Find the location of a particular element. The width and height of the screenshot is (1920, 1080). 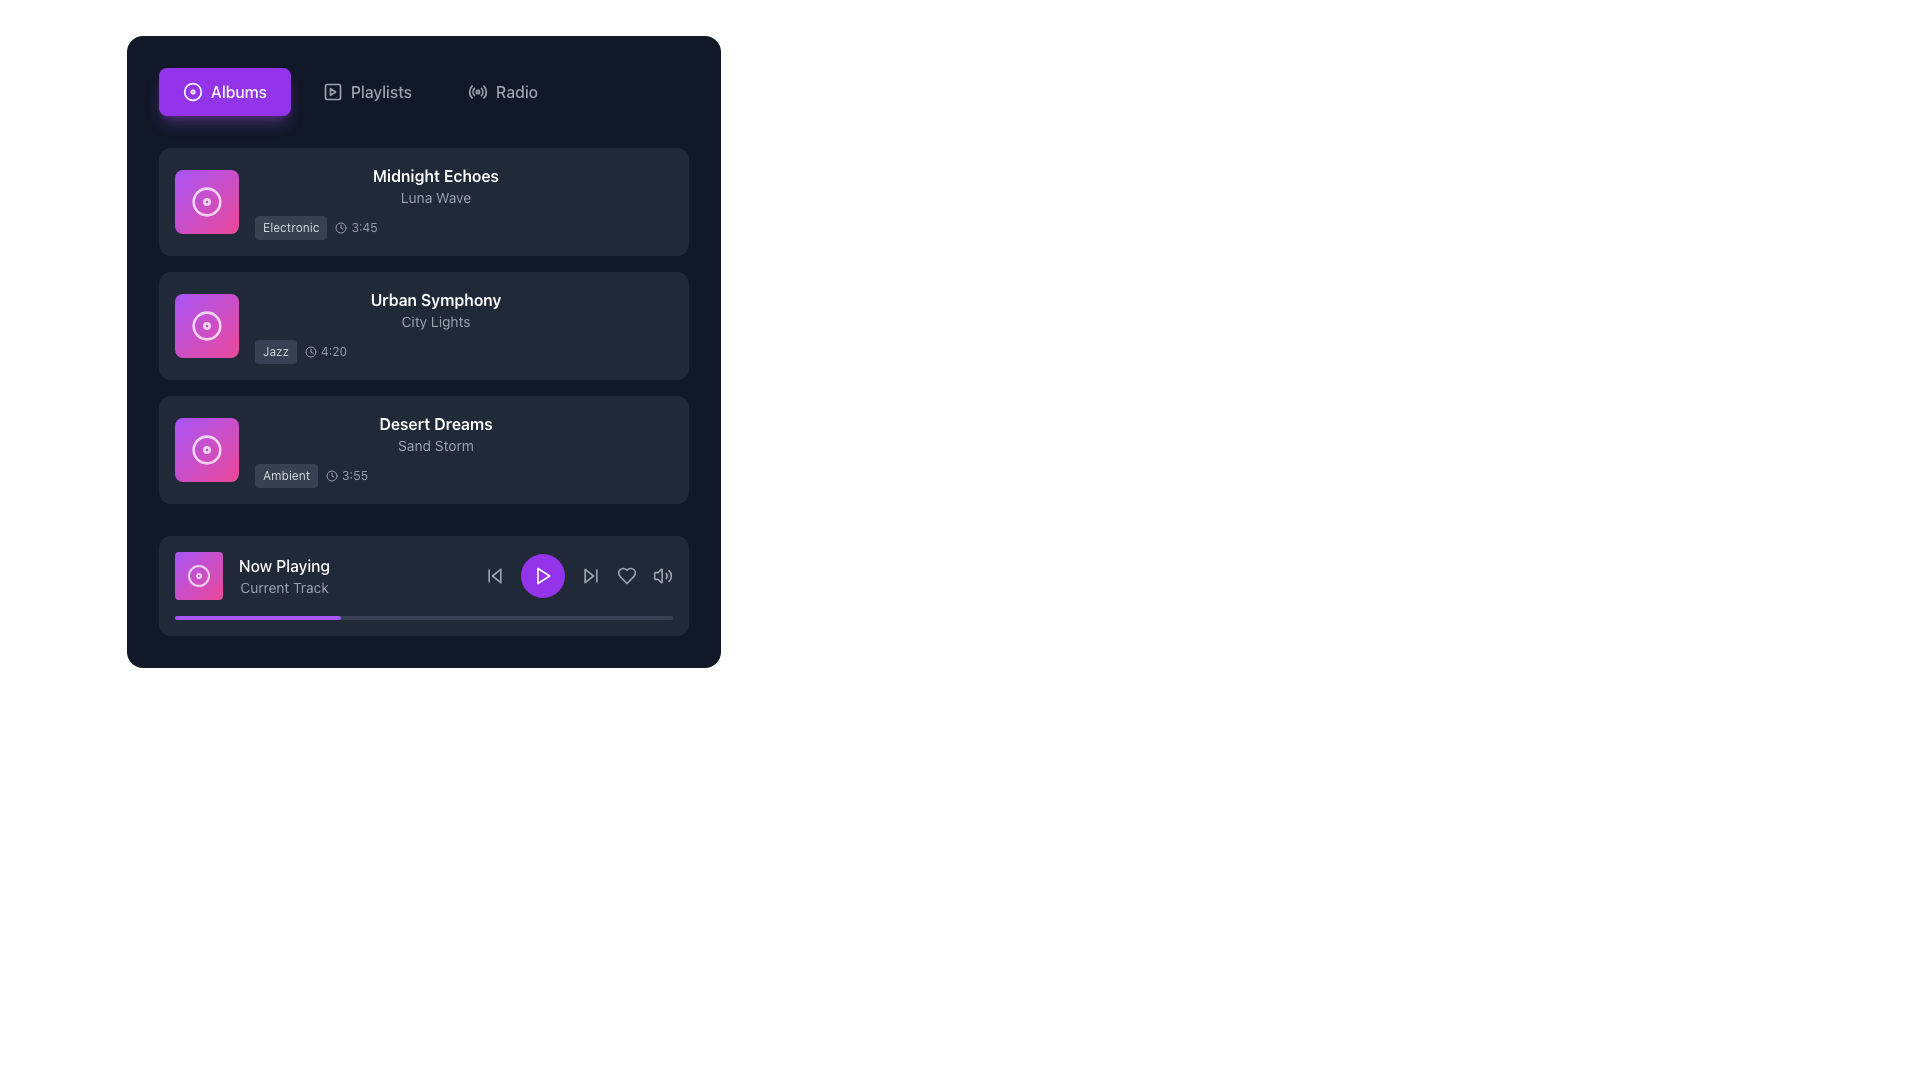

the second album entry in the list, labeled 'Urban Symphony' is located at coordinates (422, 325).